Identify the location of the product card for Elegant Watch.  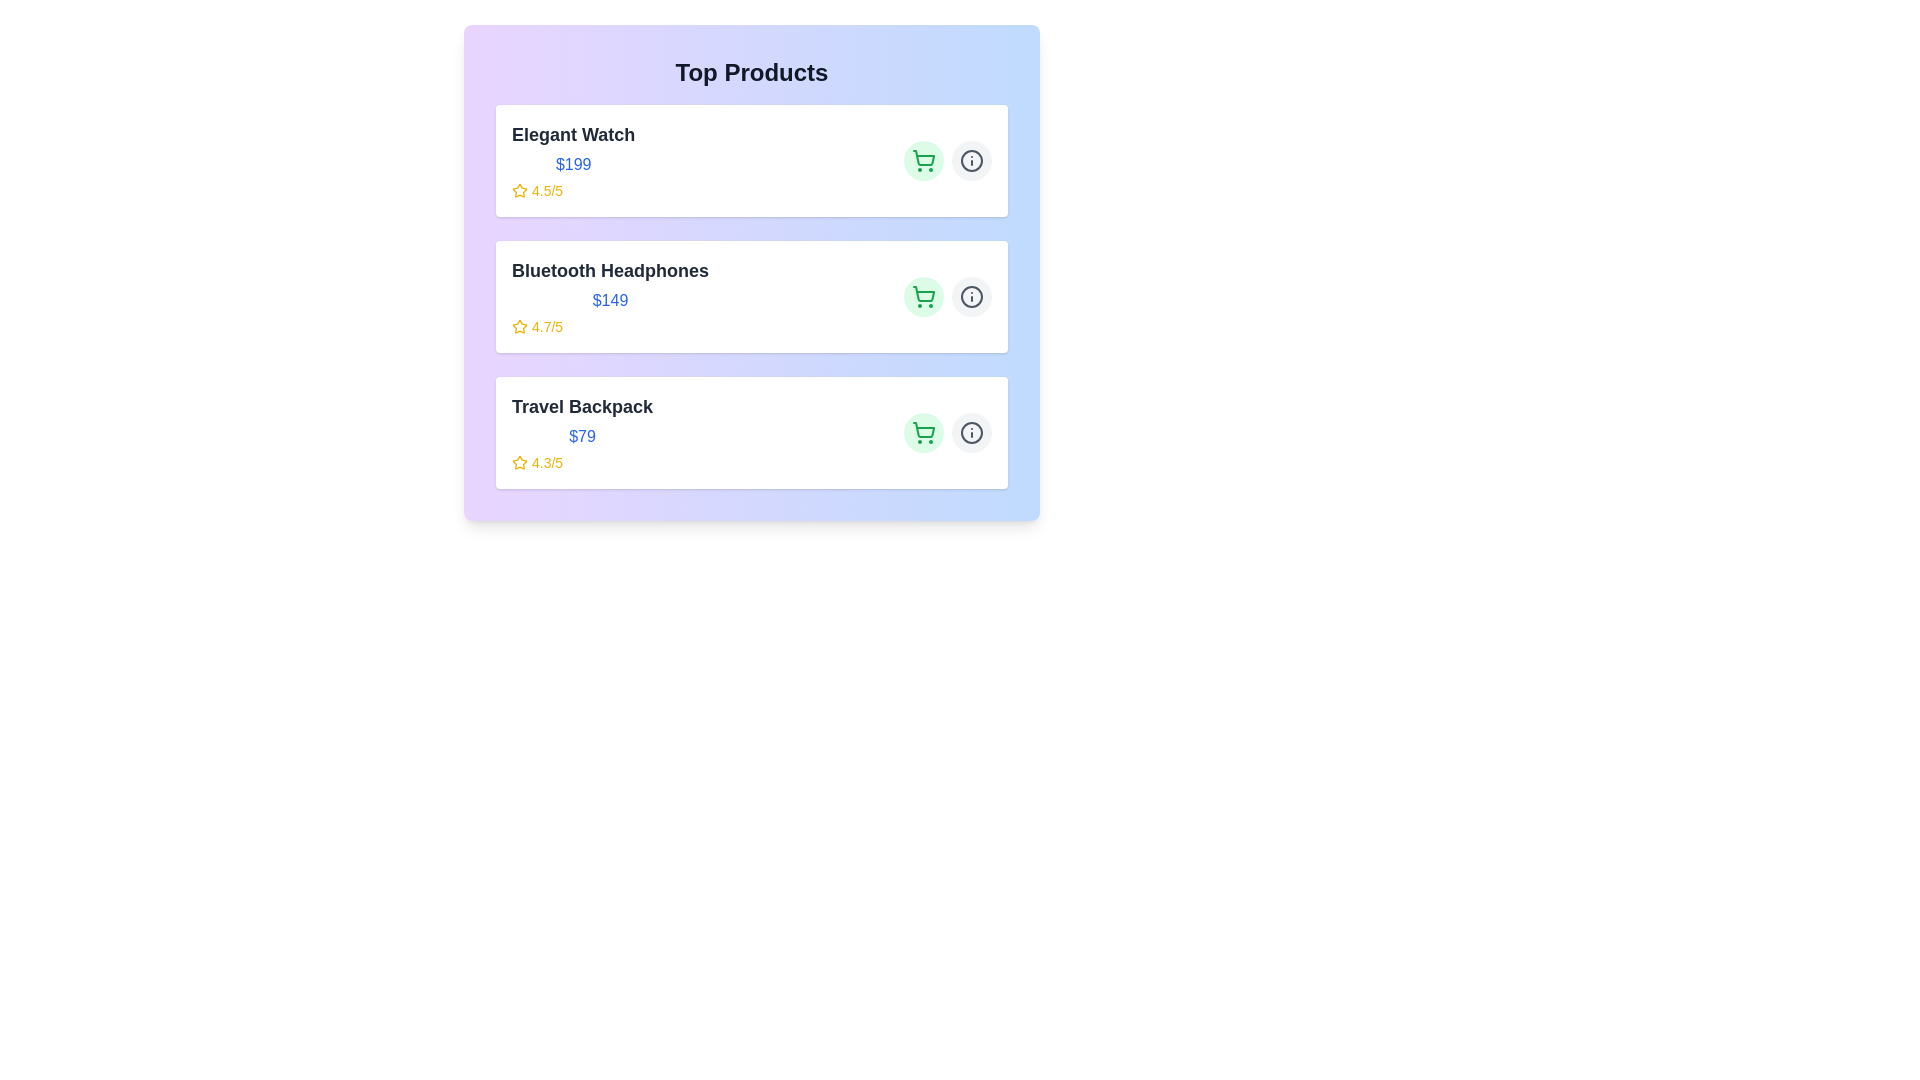
(751, 160).